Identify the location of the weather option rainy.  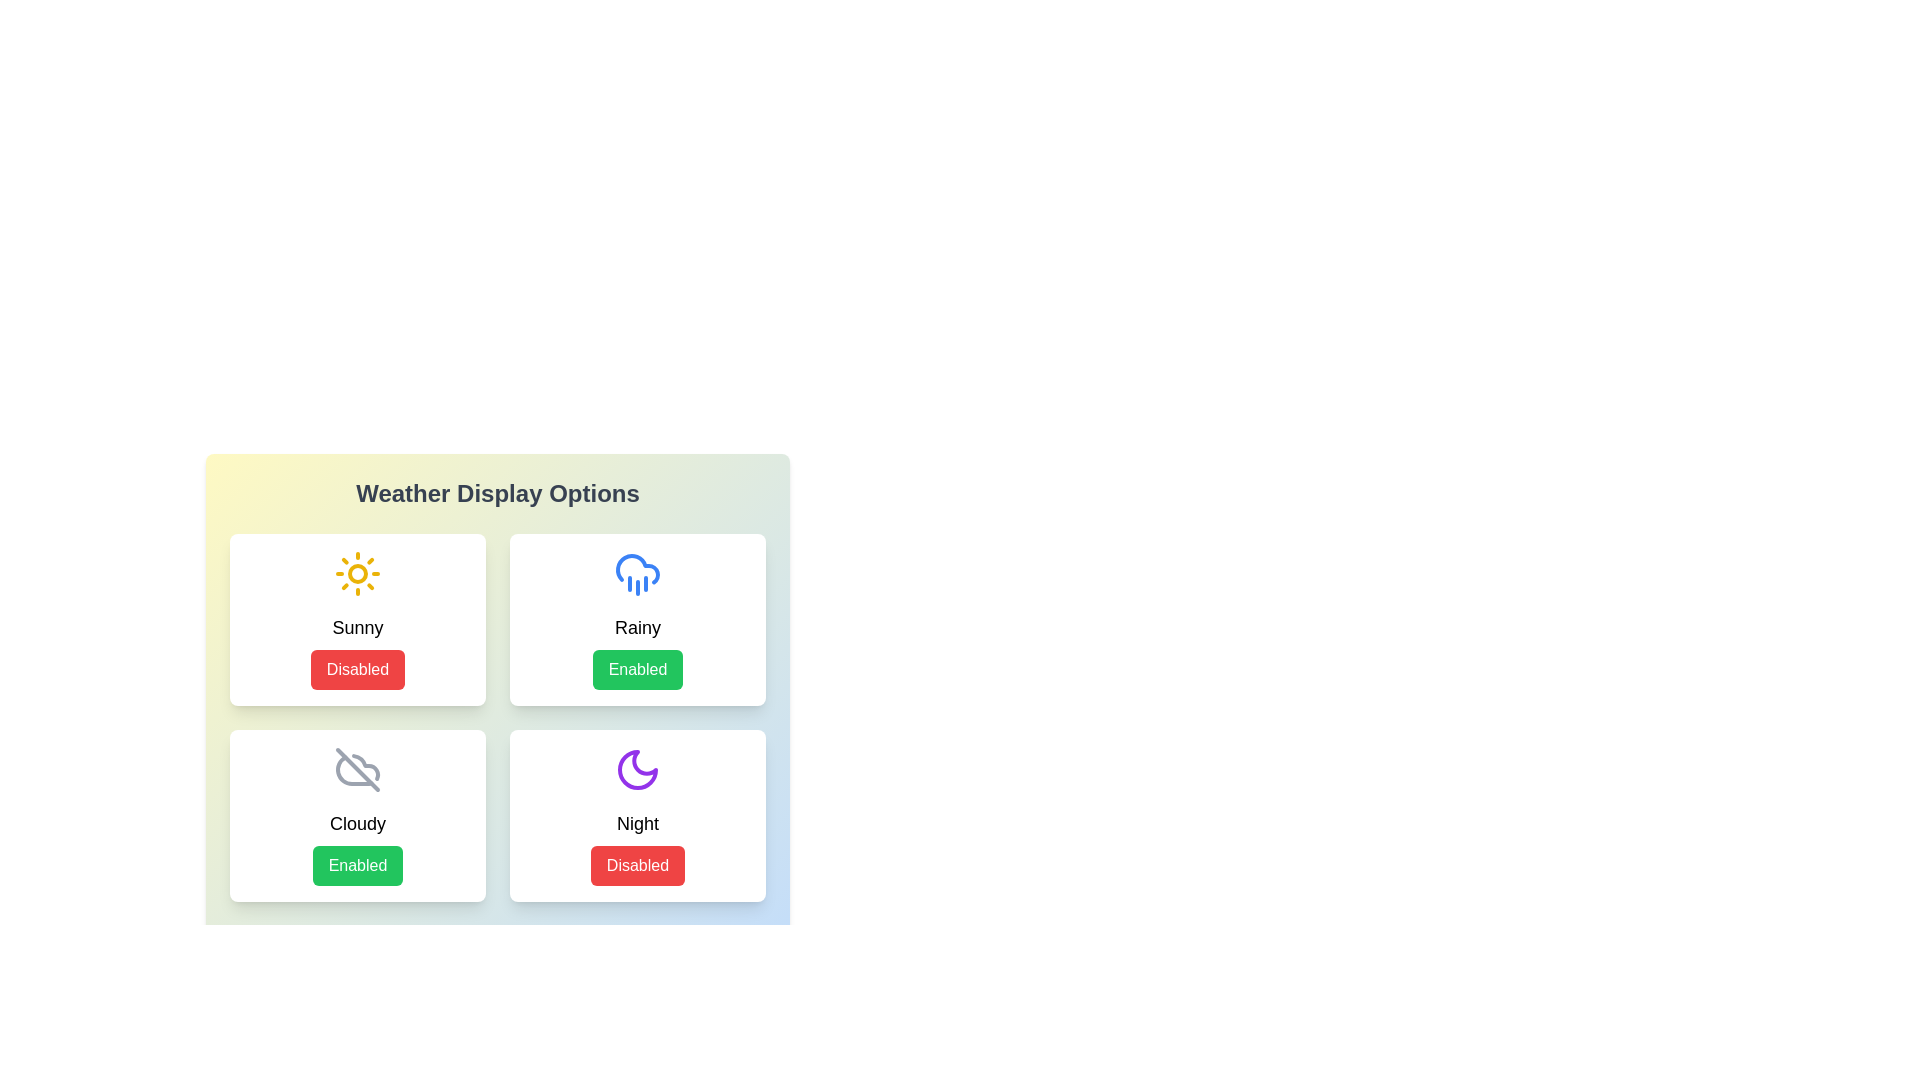
(637, 619).